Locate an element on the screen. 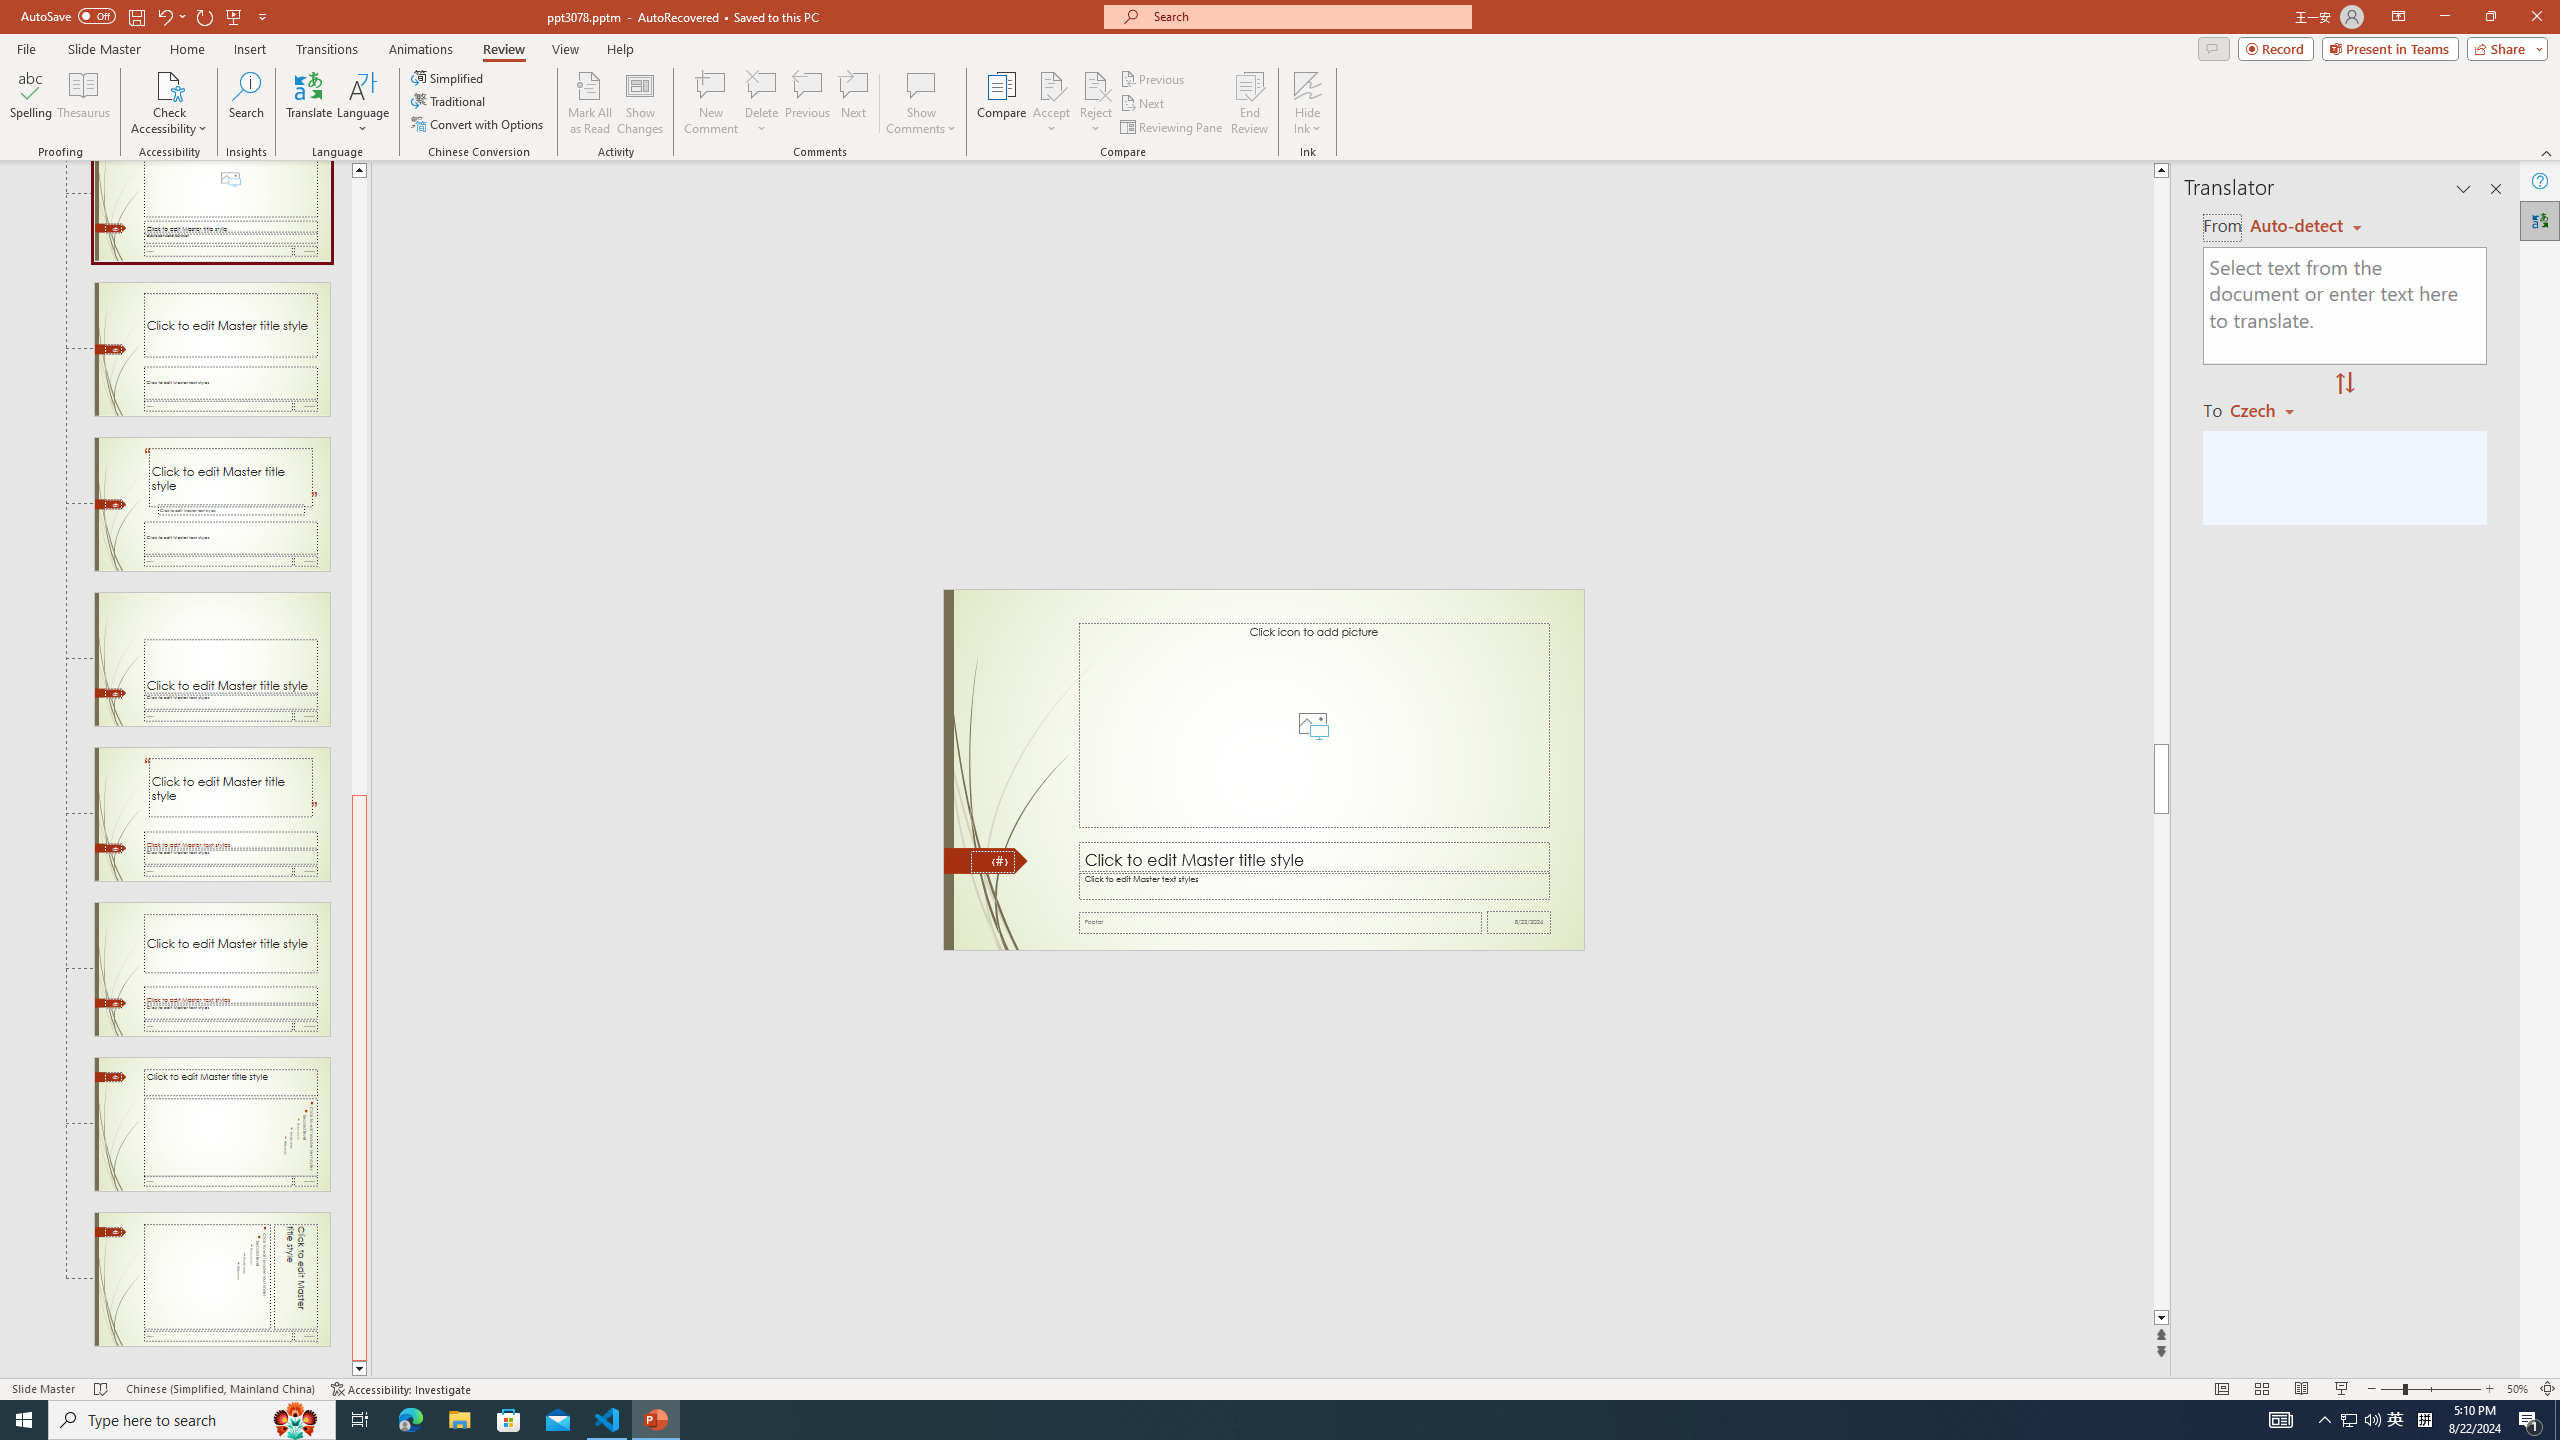  'Compare' is located at coordinates (1002, 103).